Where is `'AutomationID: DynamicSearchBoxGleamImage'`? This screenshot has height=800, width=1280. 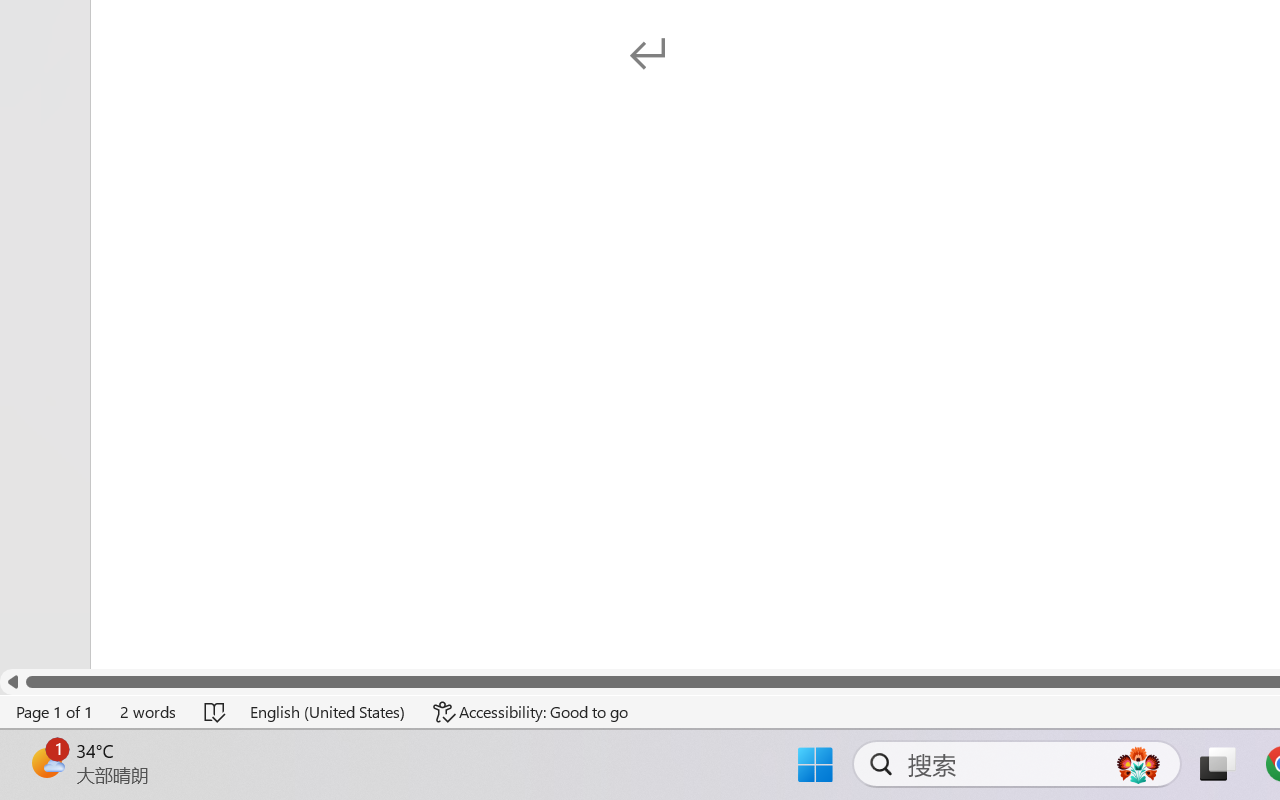
'AutomationID: DynamicSearchBoxGleamImage' is located at coordinates (1138, 764).